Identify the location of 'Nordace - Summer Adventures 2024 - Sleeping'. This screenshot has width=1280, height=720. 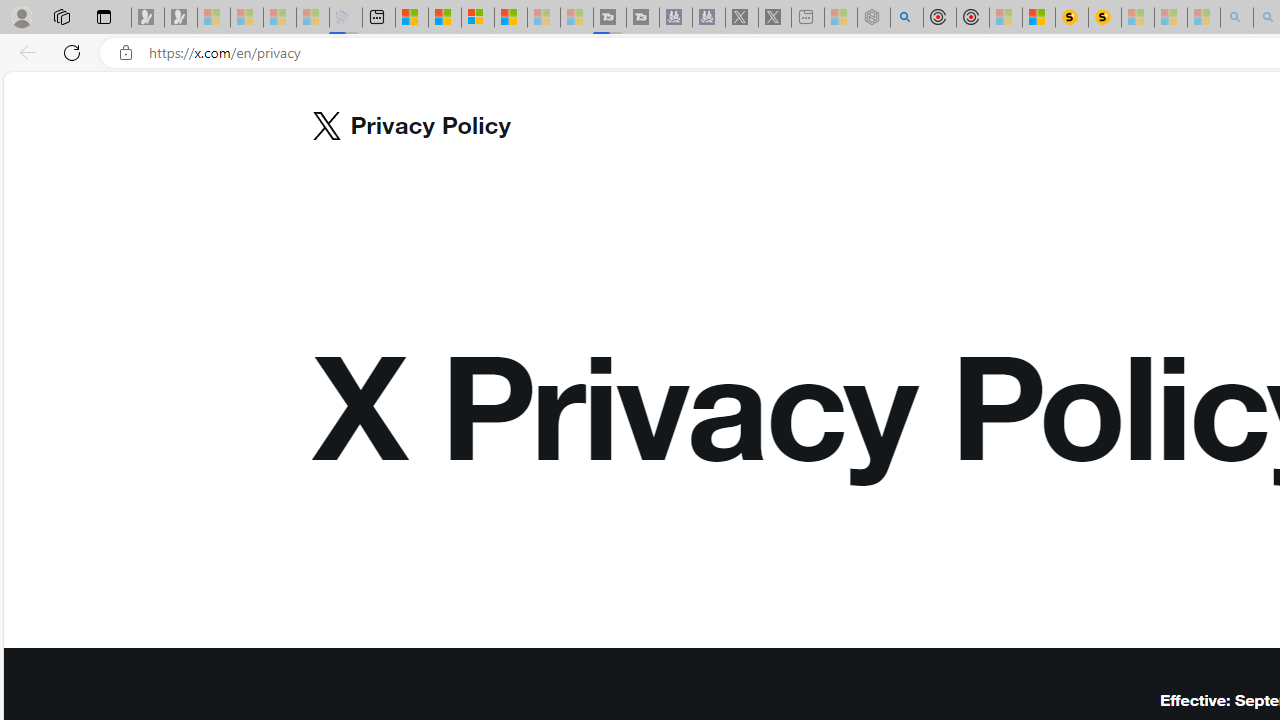
(873, 17).